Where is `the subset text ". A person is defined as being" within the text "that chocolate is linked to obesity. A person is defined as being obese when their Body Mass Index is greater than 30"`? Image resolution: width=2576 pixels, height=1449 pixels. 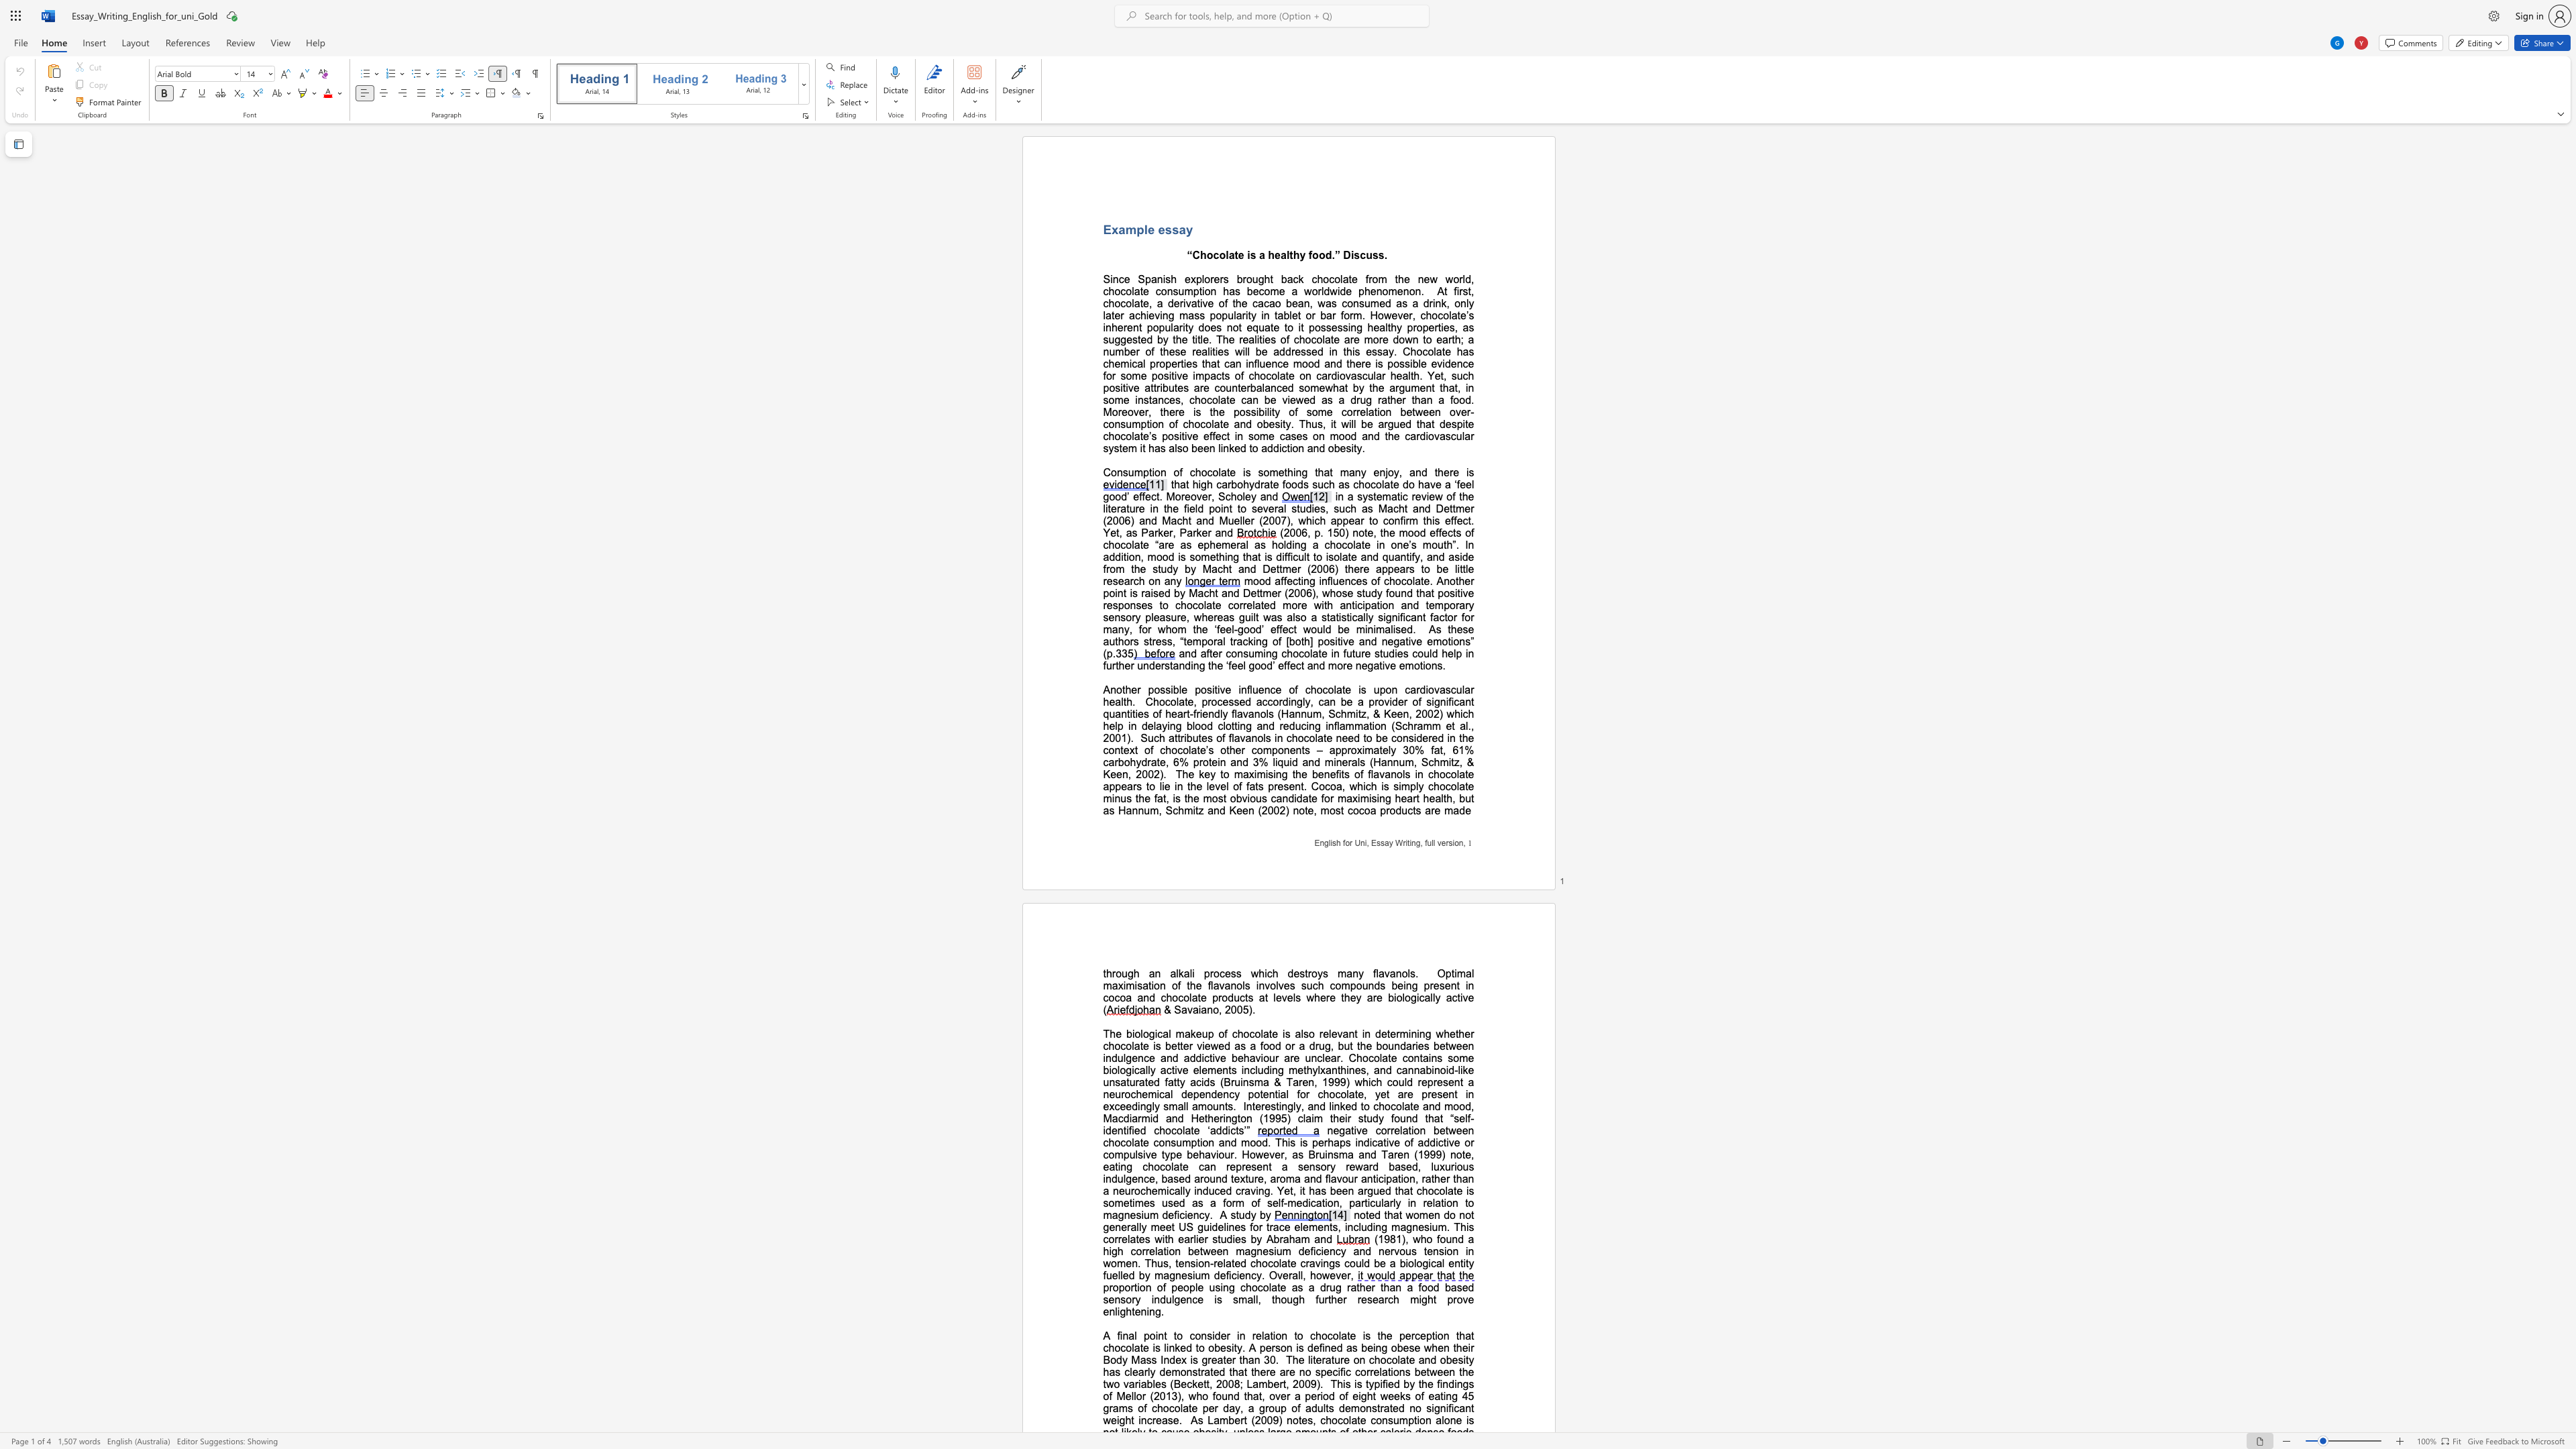 the subset text ". A person is defined as being" within the text "that chocolate is linked to obesity. A person is defined as being obese when their Body Mass Index is greater than 30" is located at coordinates (1241, 1347).